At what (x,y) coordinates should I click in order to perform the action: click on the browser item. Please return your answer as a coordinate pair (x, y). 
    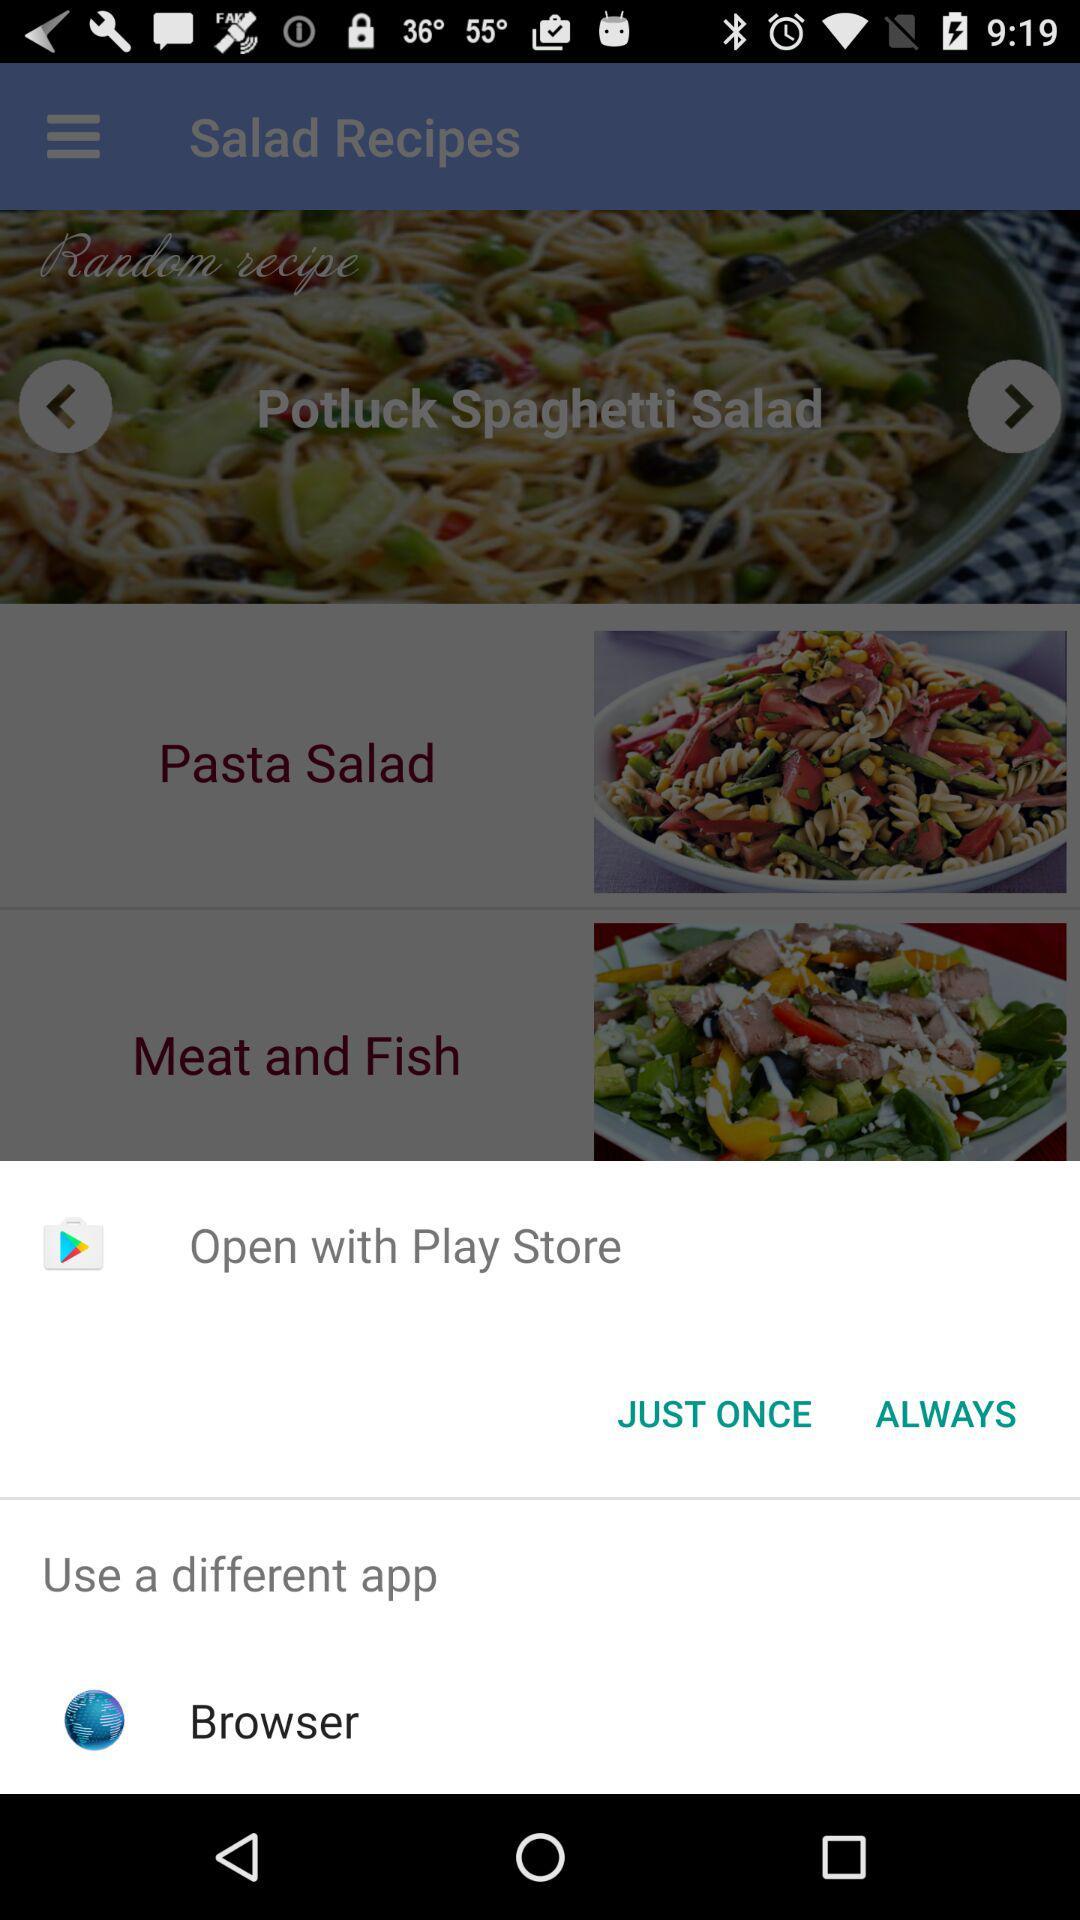
    Looking at the image, I should click on (274, 1719).